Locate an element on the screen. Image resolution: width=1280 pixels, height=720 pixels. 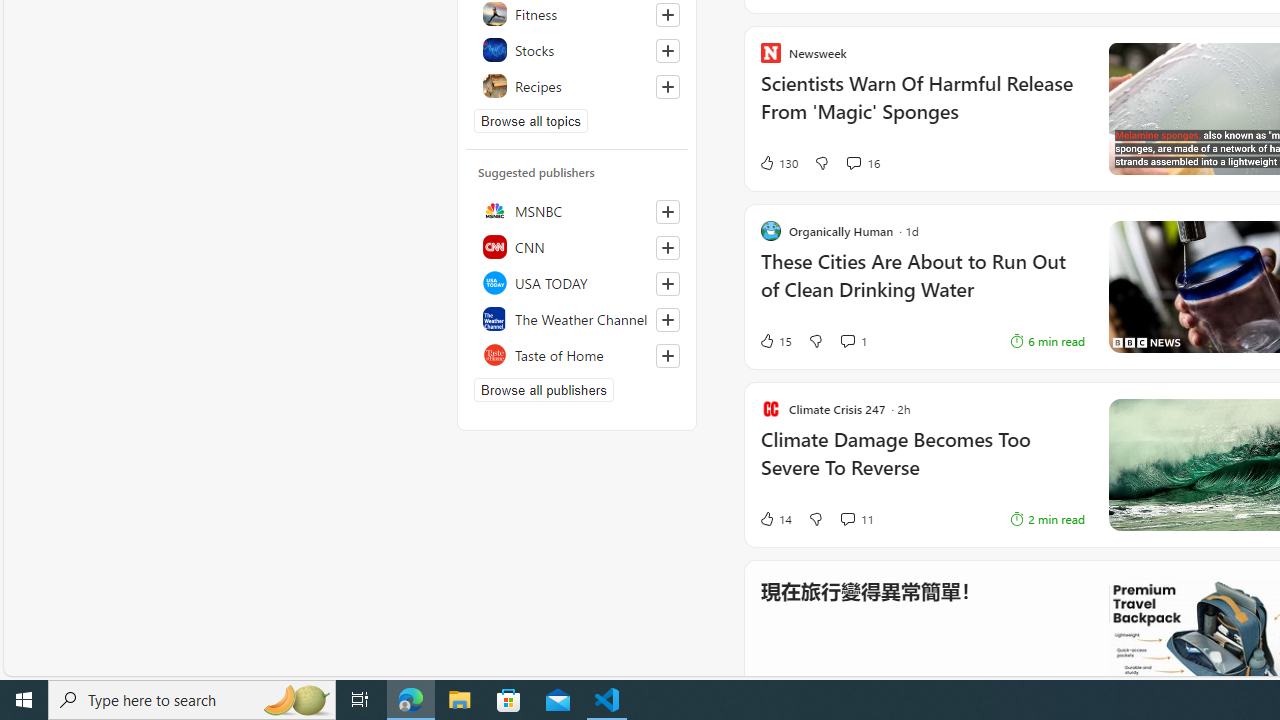
'View comments 11 Comment' is located at coordinates (856, 518).